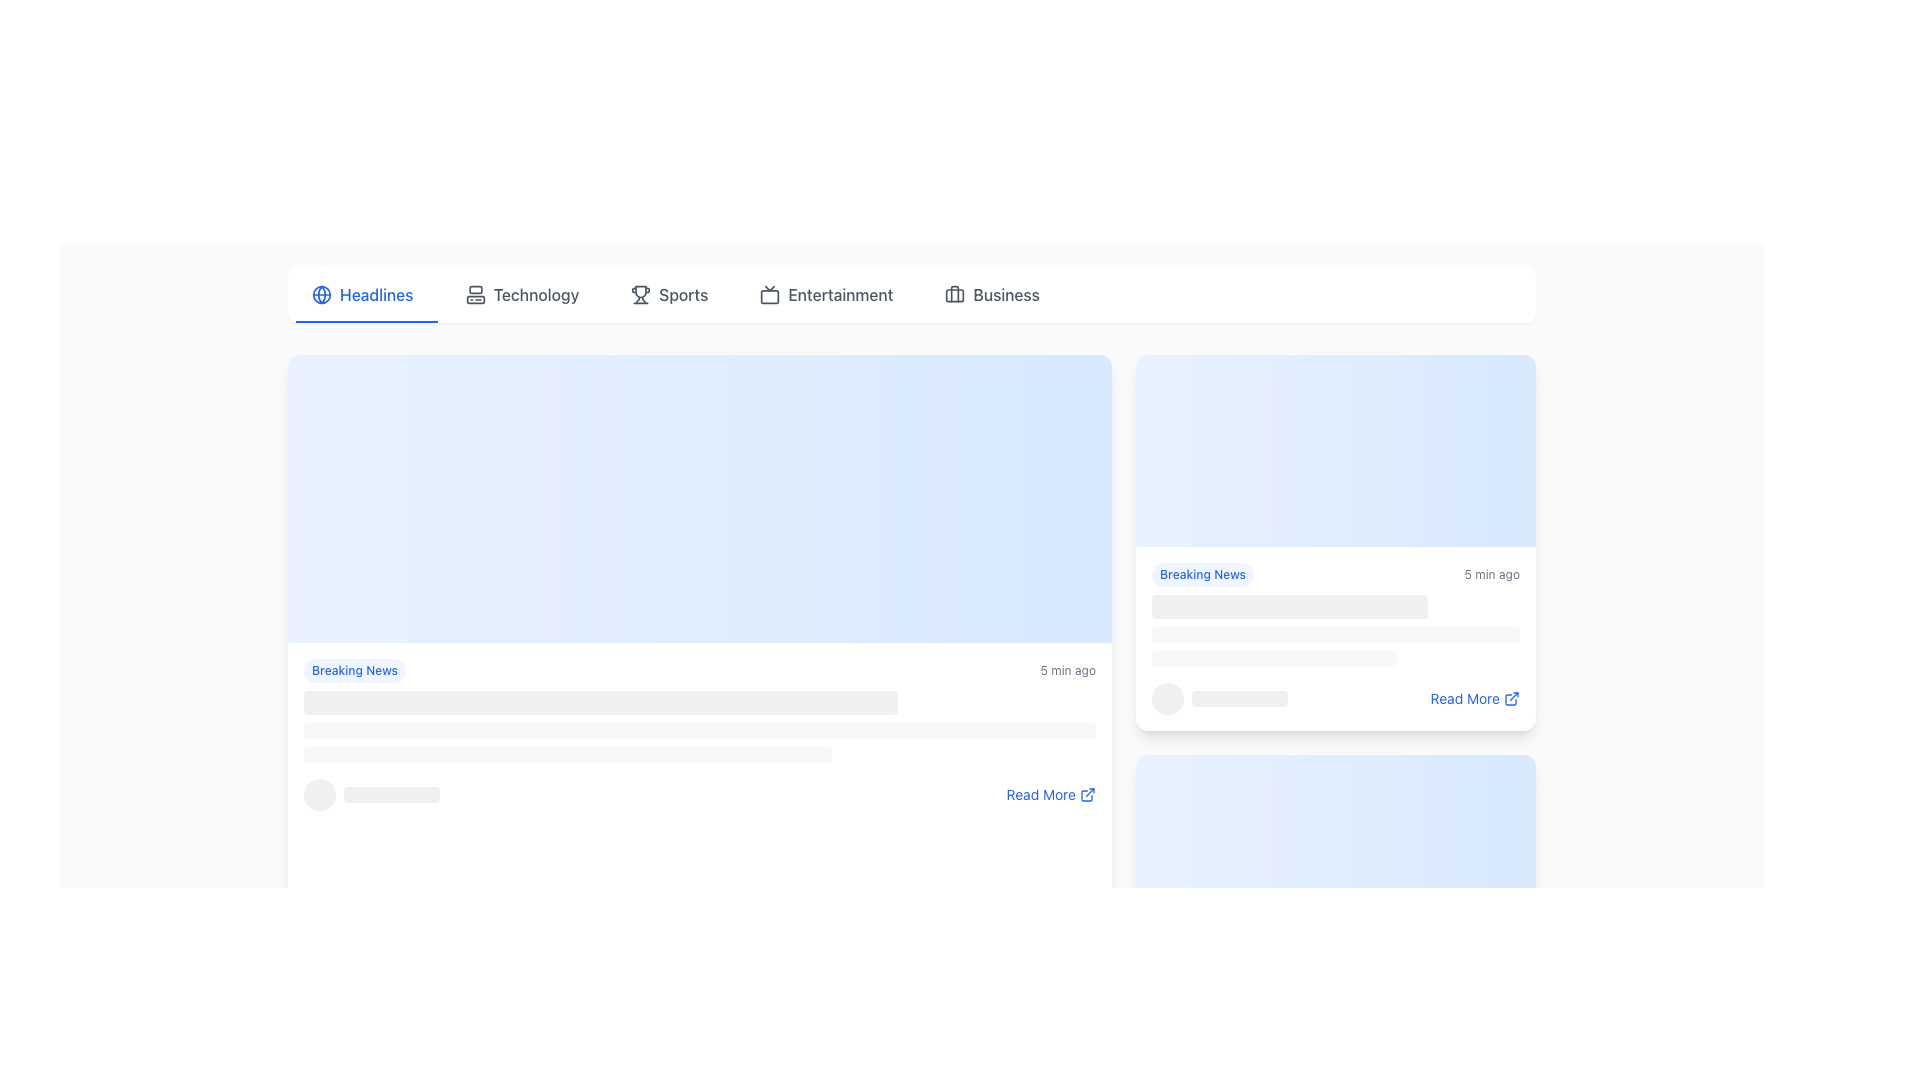  Describe the element at coordinates (826, 294) in the screenshot. I see `the 'Entertainment' button in the navigation bar` at that location.